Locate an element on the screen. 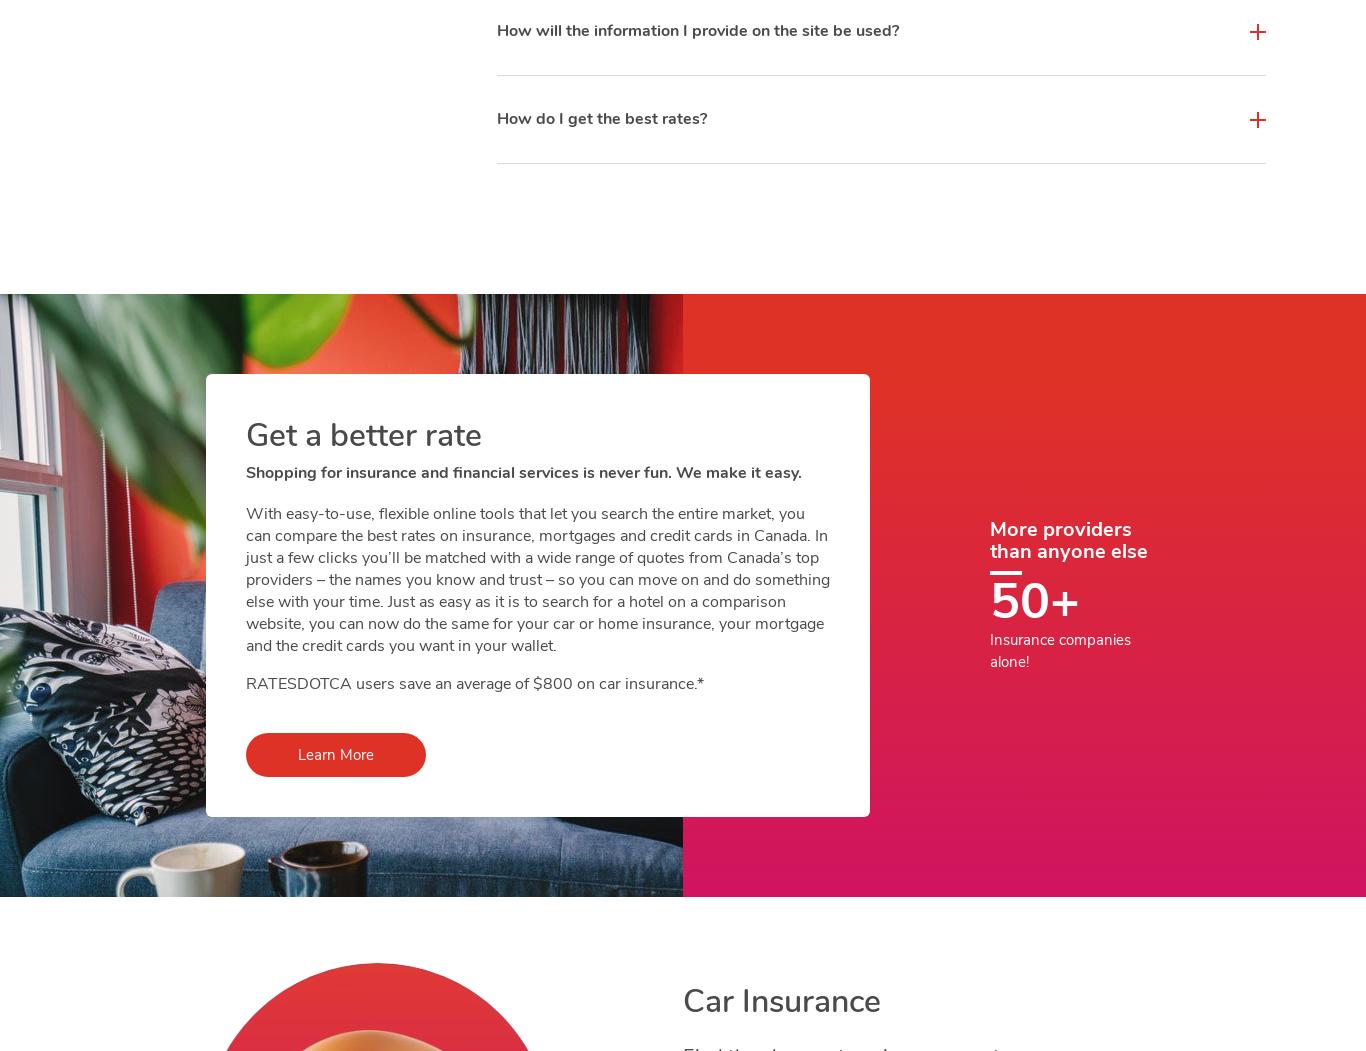 This screenshot has width=1366, height=1051. 'RATESDOTCA users save an average of $800 on car insurance.*' is located at coordinates (246, 683).